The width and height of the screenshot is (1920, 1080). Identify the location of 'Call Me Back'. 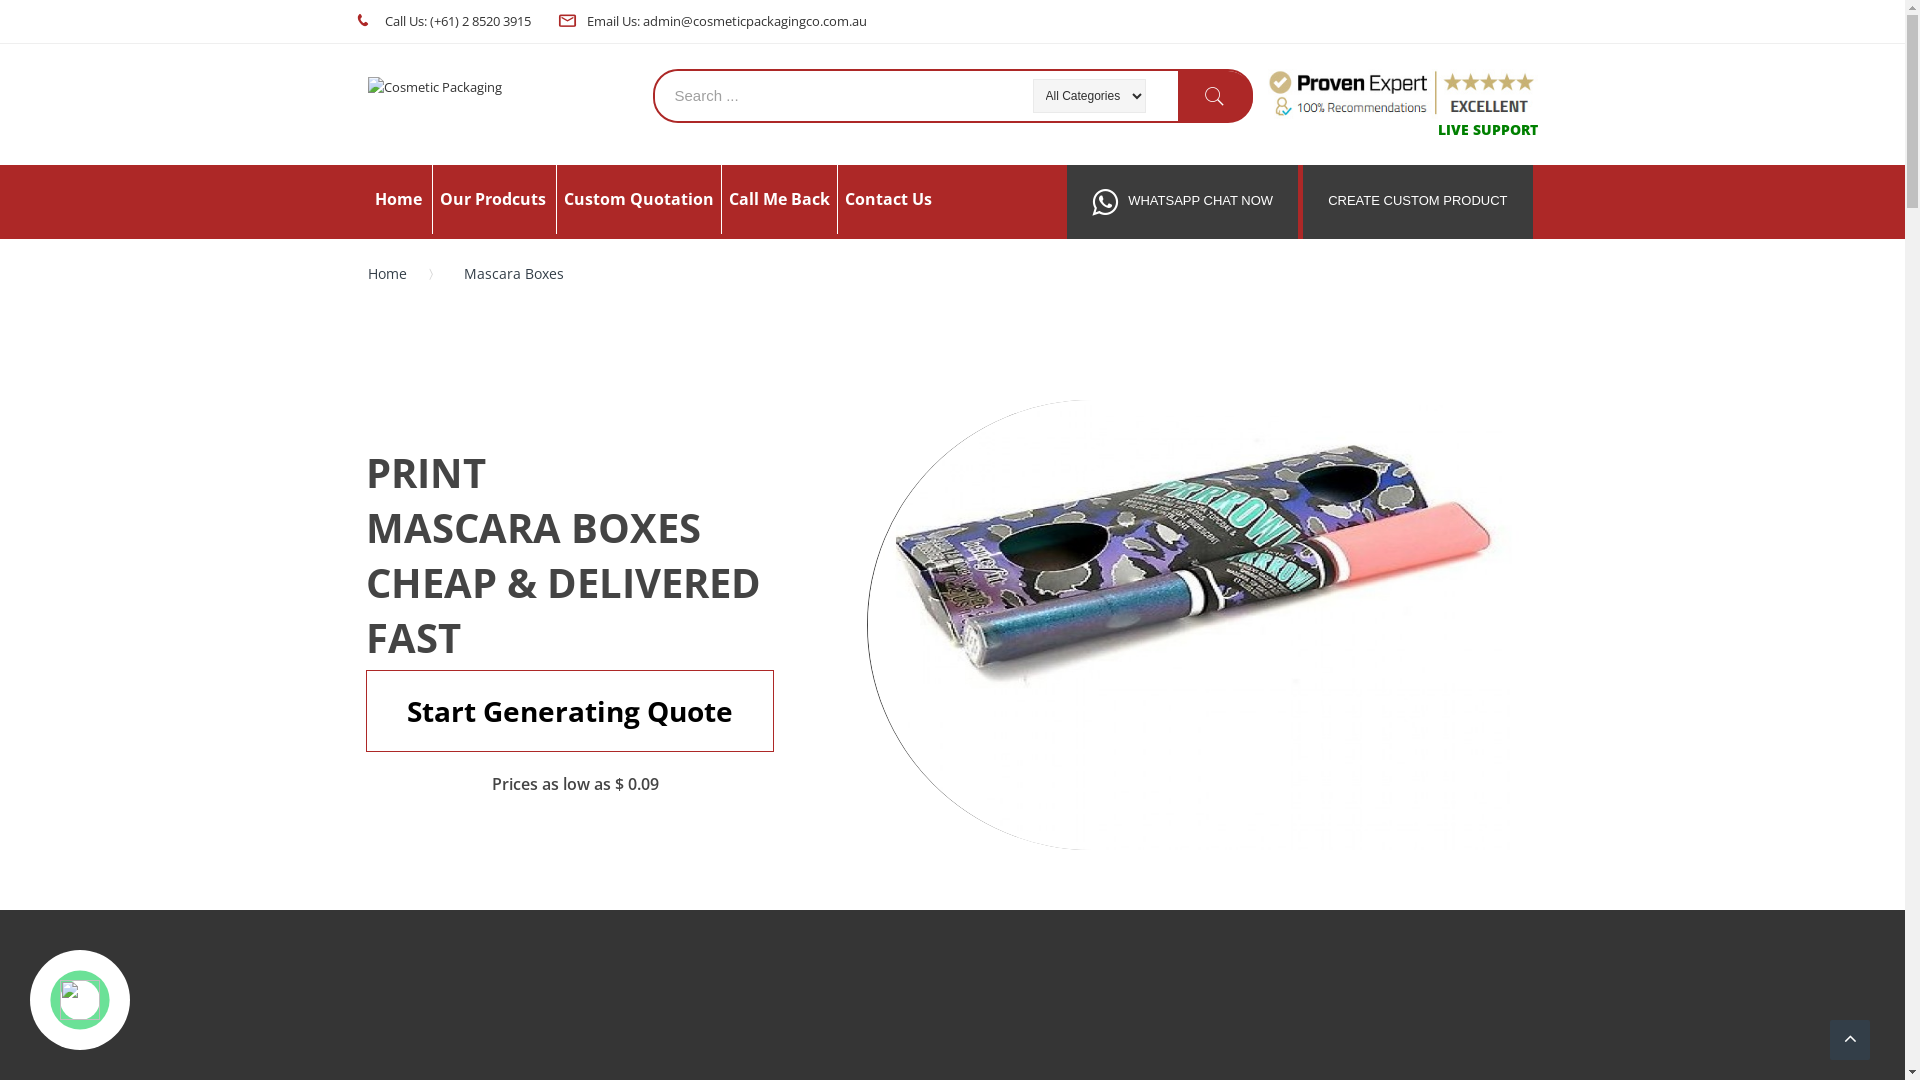
(776, 199).